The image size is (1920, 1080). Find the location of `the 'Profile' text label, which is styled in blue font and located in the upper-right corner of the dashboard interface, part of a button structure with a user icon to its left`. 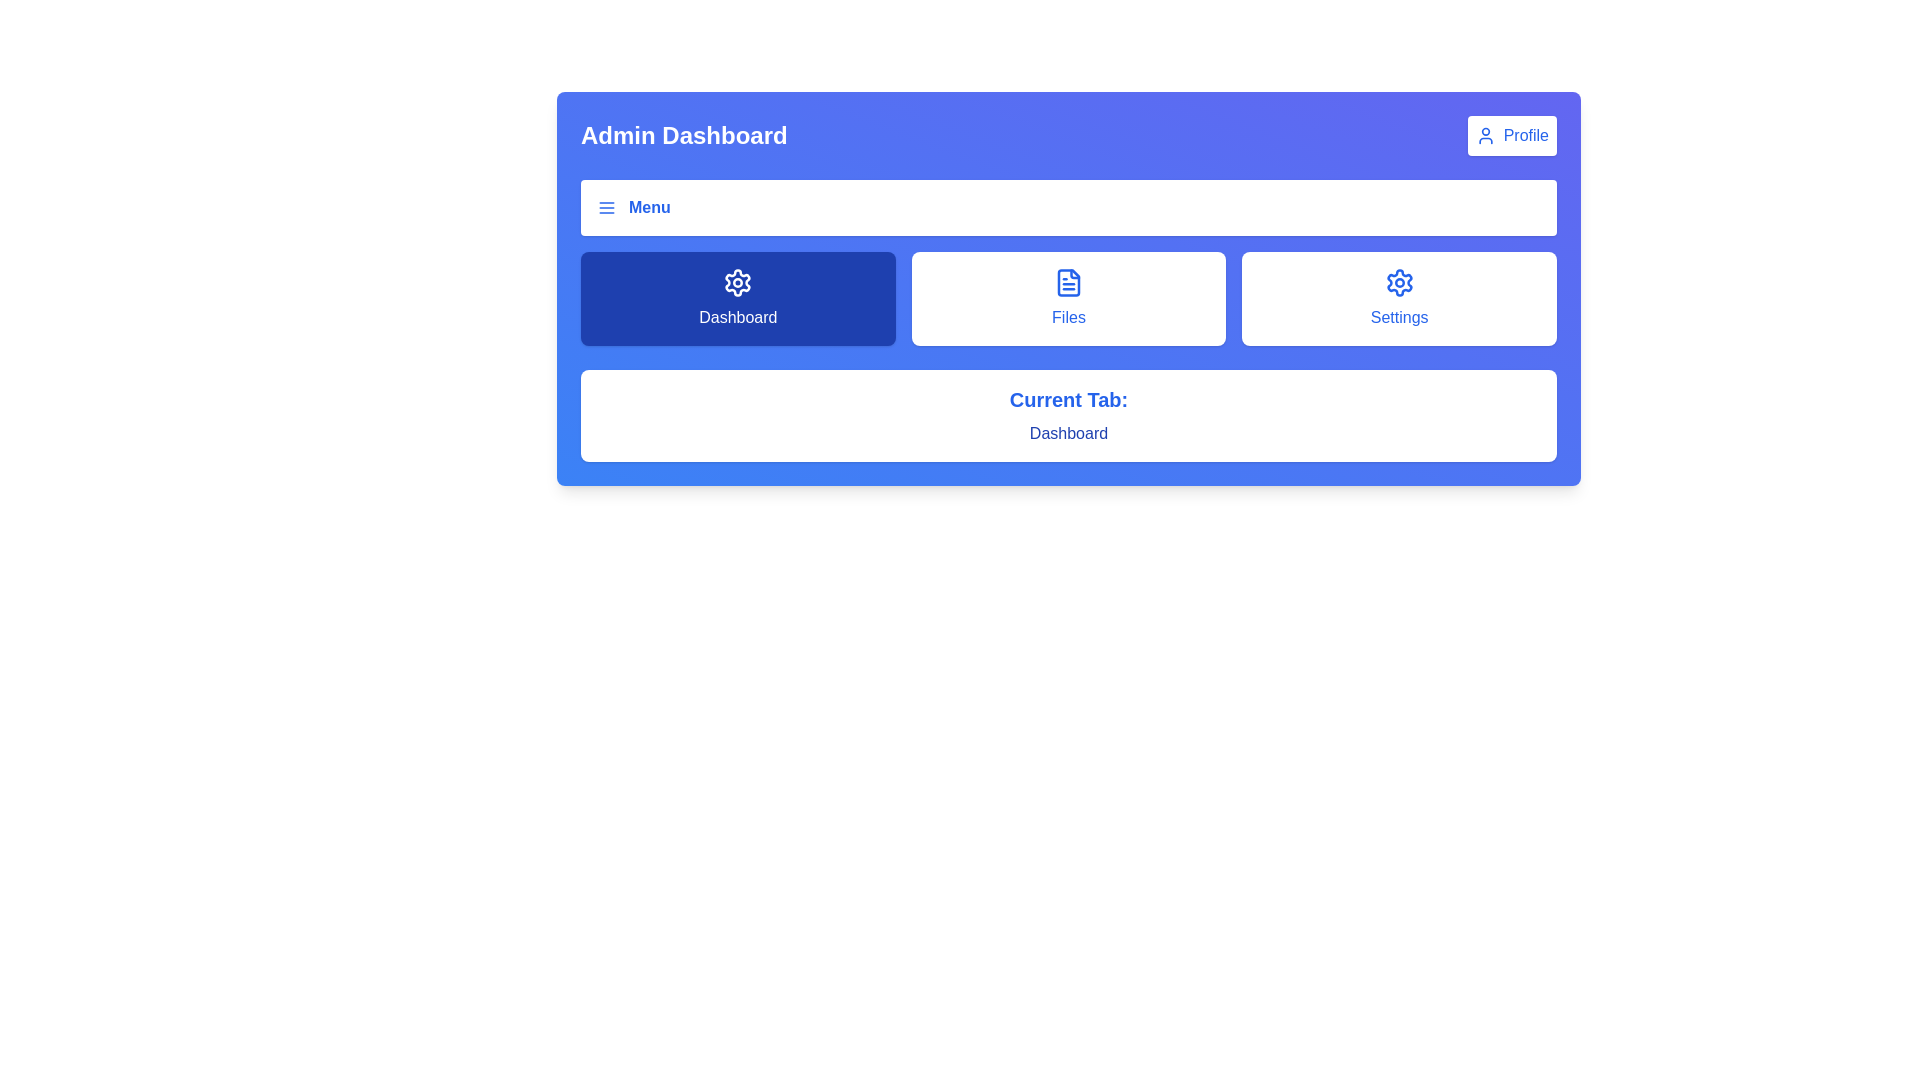

the 'Profile' text label, which is styled in blue font and located in the upper-right corner of the dashboard interface, part of a button structure with a user icon to its left is located at coordinates (1525, 135).